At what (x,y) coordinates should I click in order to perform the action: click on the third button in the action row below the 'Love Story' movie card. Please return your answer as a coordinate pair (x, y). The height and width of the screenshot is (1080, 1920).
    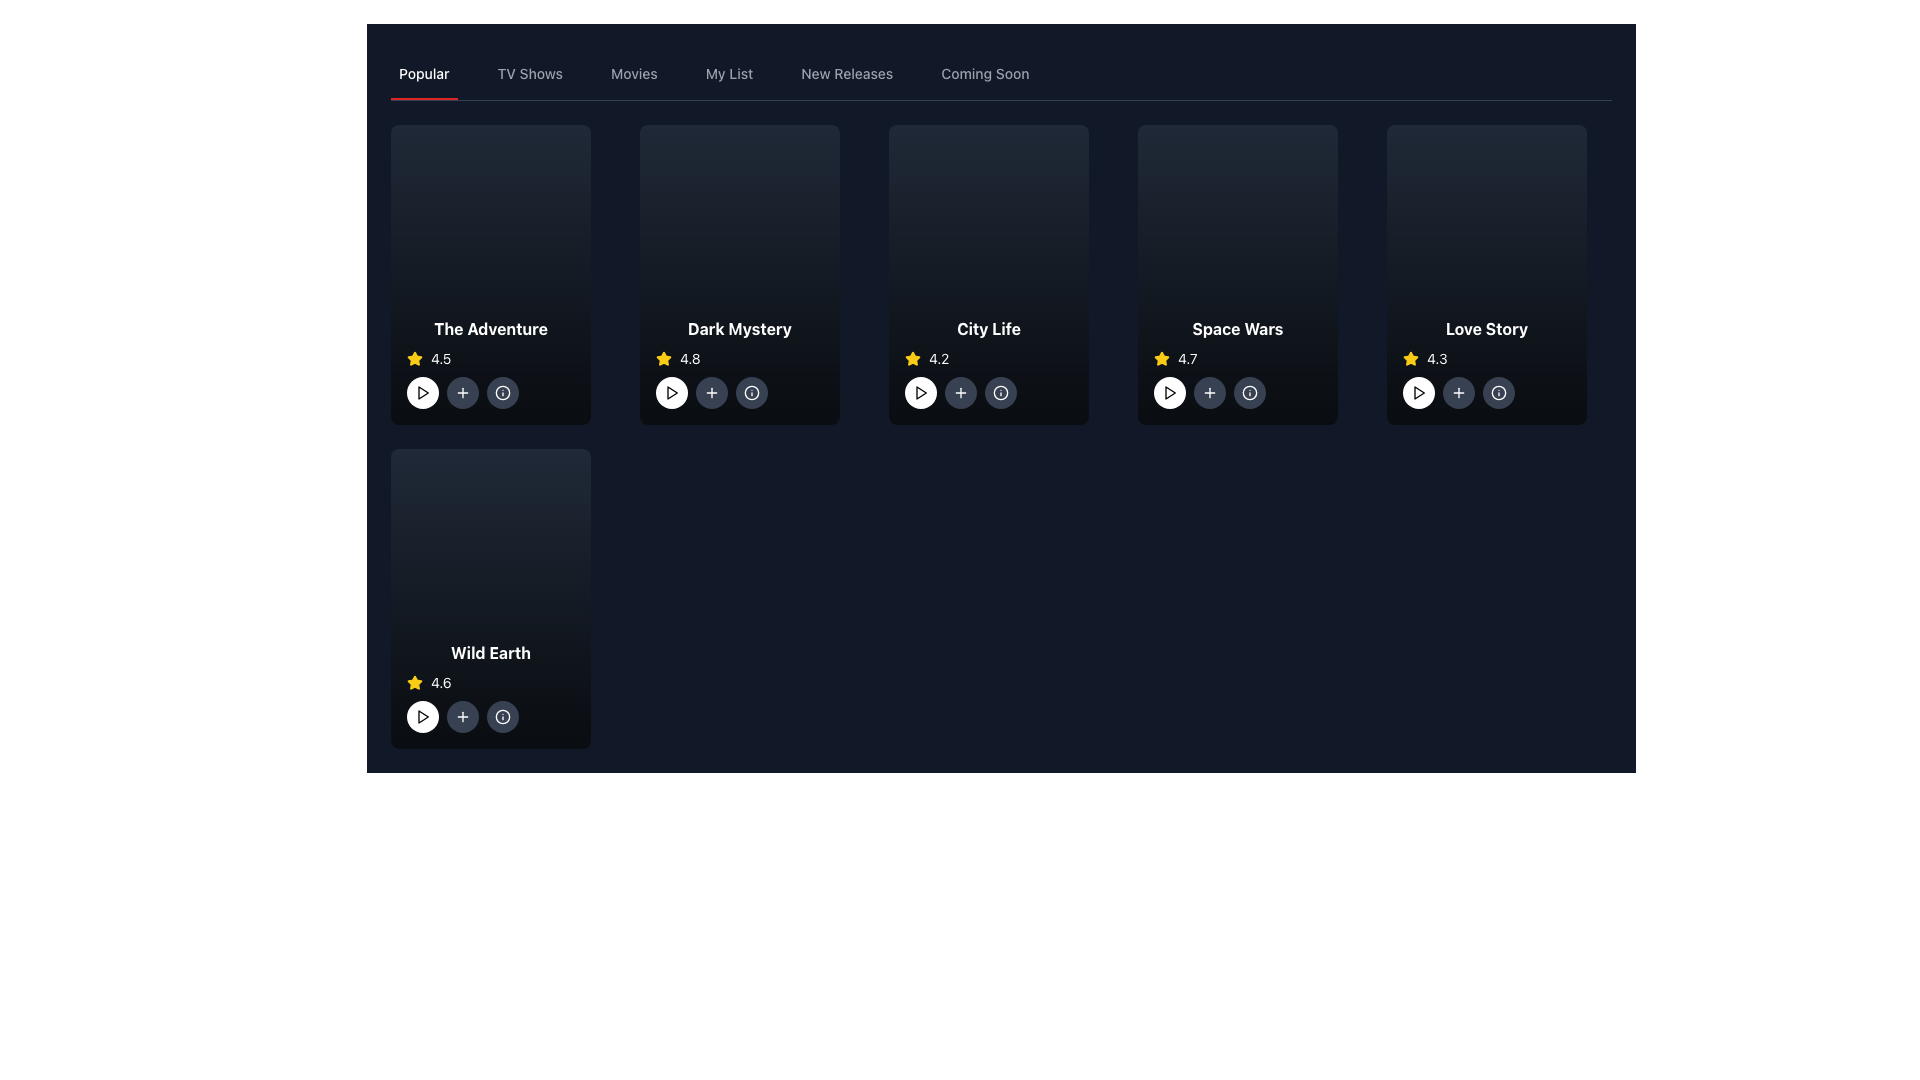
    Looking at the image, I should click on (1498, 393).